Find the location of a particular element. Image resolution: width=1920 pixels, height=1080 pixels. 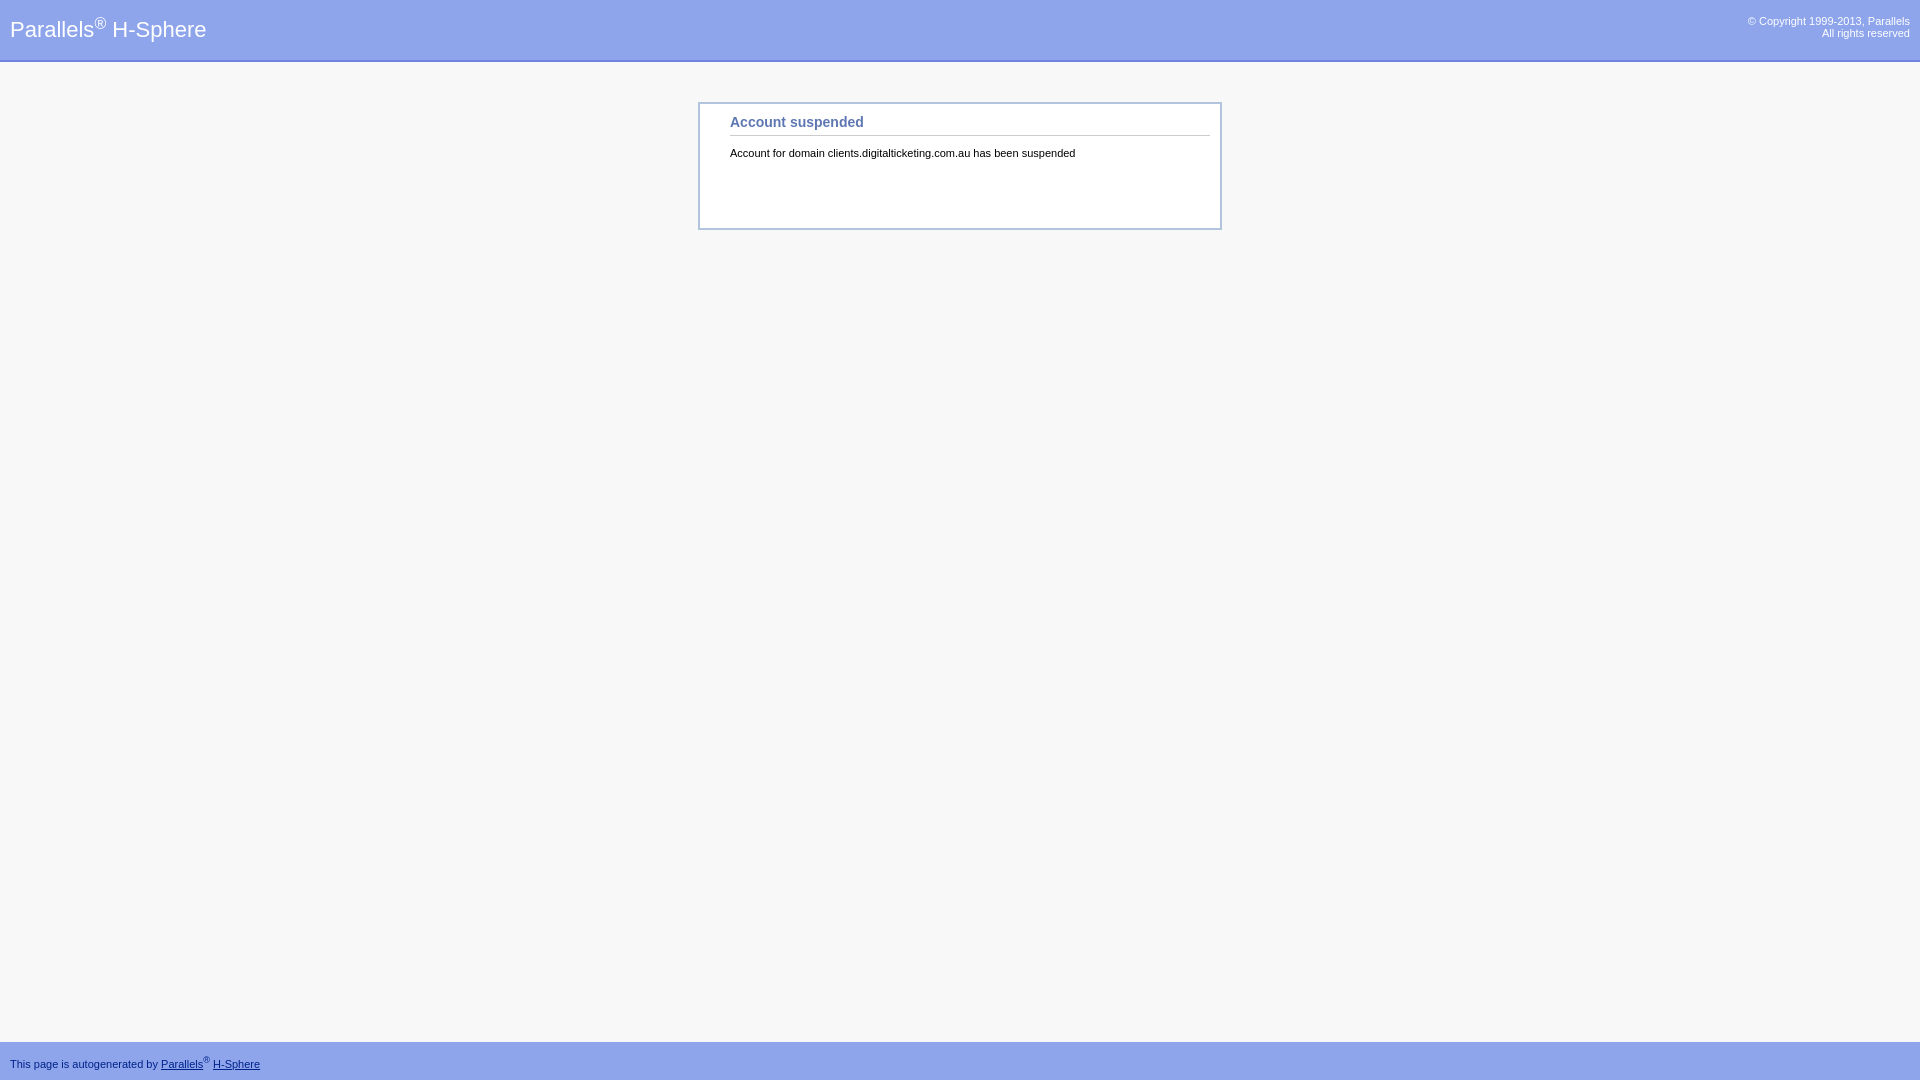

'H-Sphere' is located at coordinates (236, 1063).